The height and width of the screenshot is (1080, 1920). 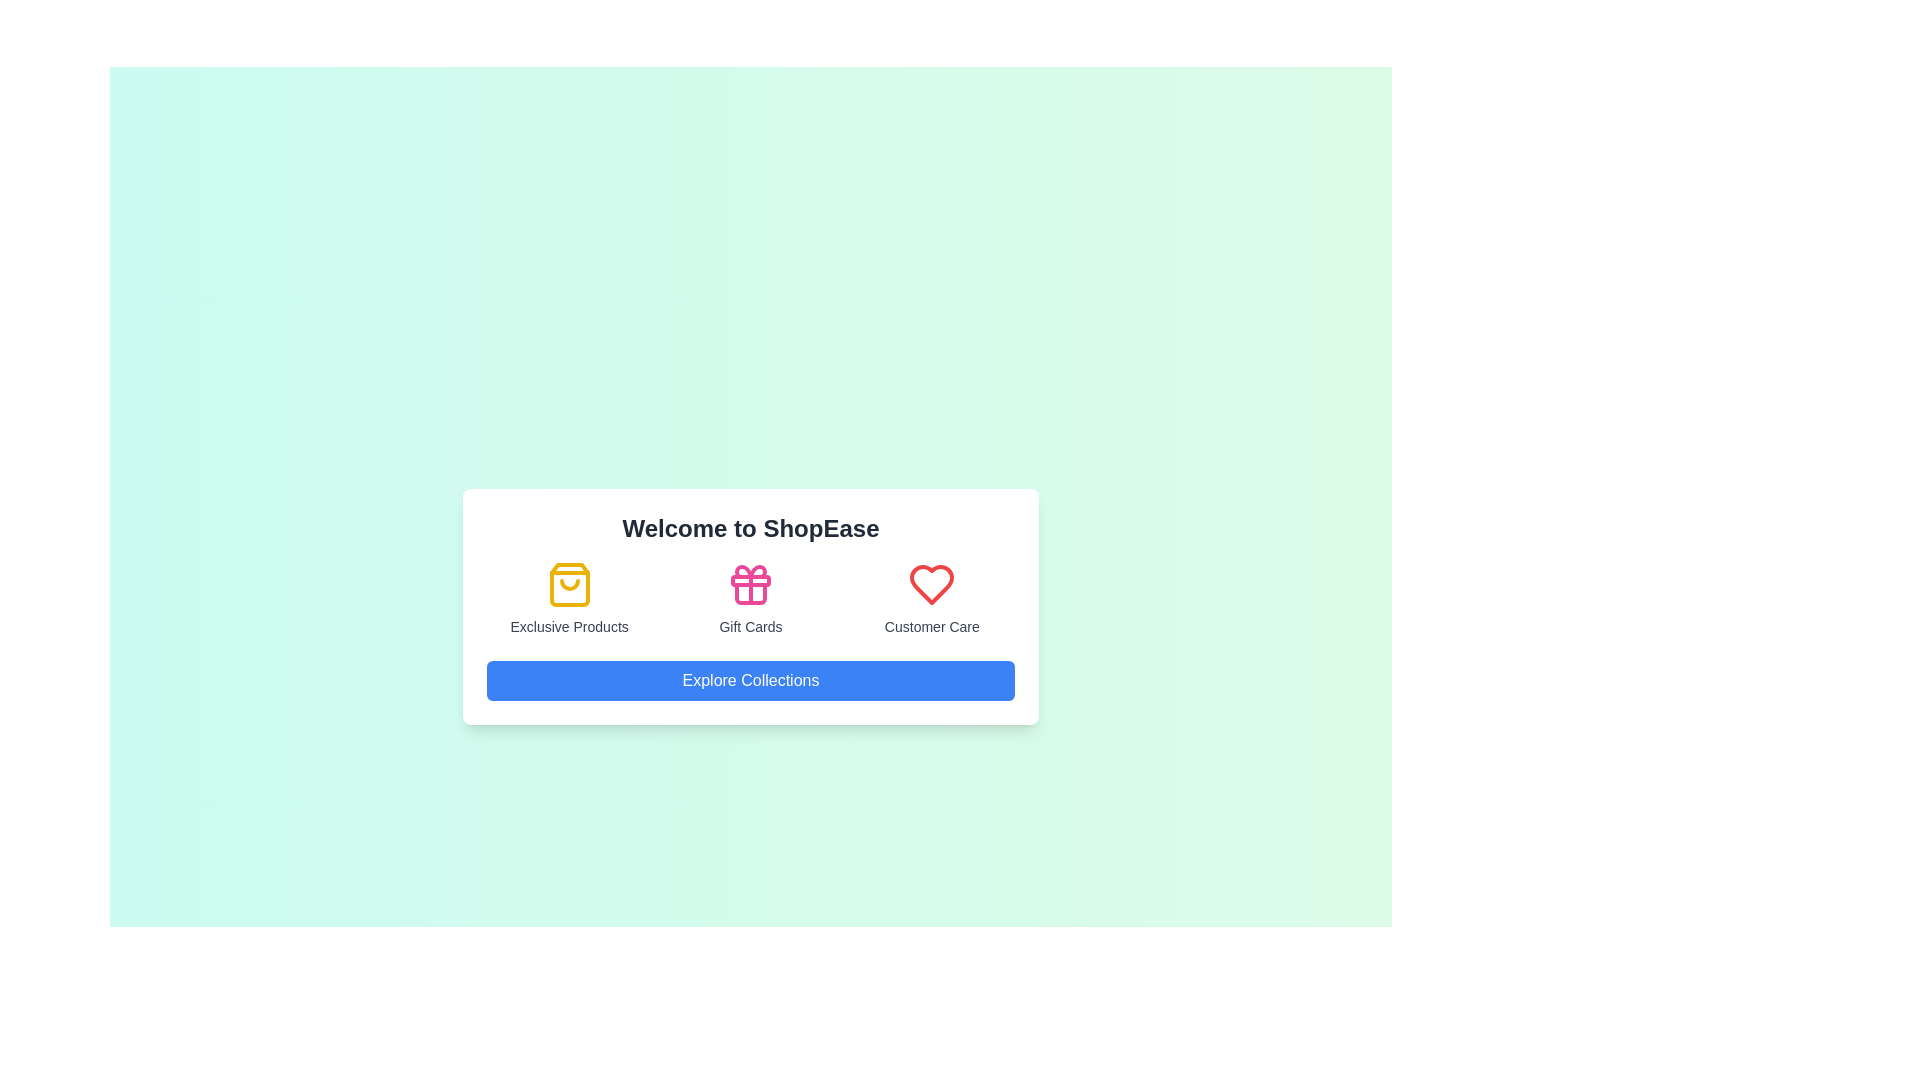 What do you see at coordinates (568, 585) in the screenshot?
I see `the orange-colored shopping bag icon located in the 'Exclusive Products' section, which is positioned centrally above its label text` at bounding box center [568, 585].